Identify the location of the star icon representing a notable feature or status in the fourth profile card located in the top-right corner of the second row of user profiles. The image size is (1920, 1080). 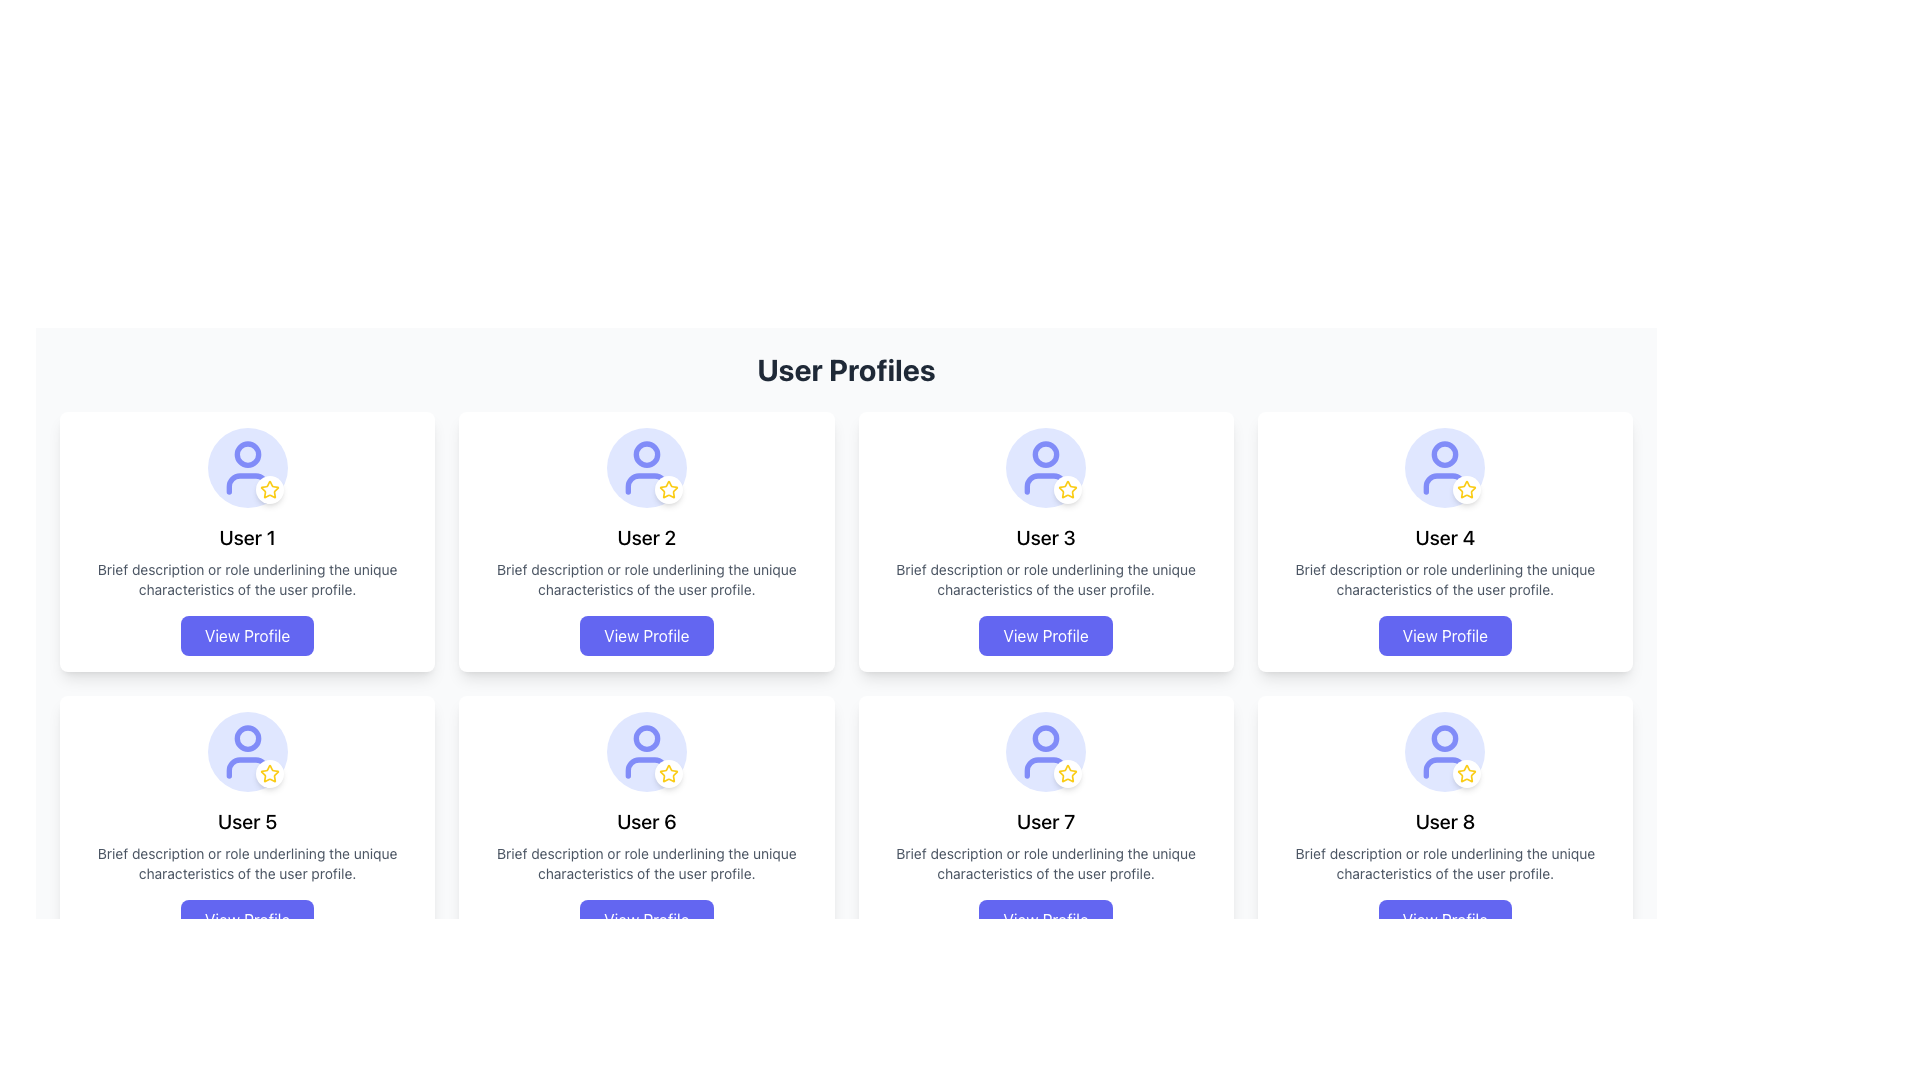
(1467, 489).